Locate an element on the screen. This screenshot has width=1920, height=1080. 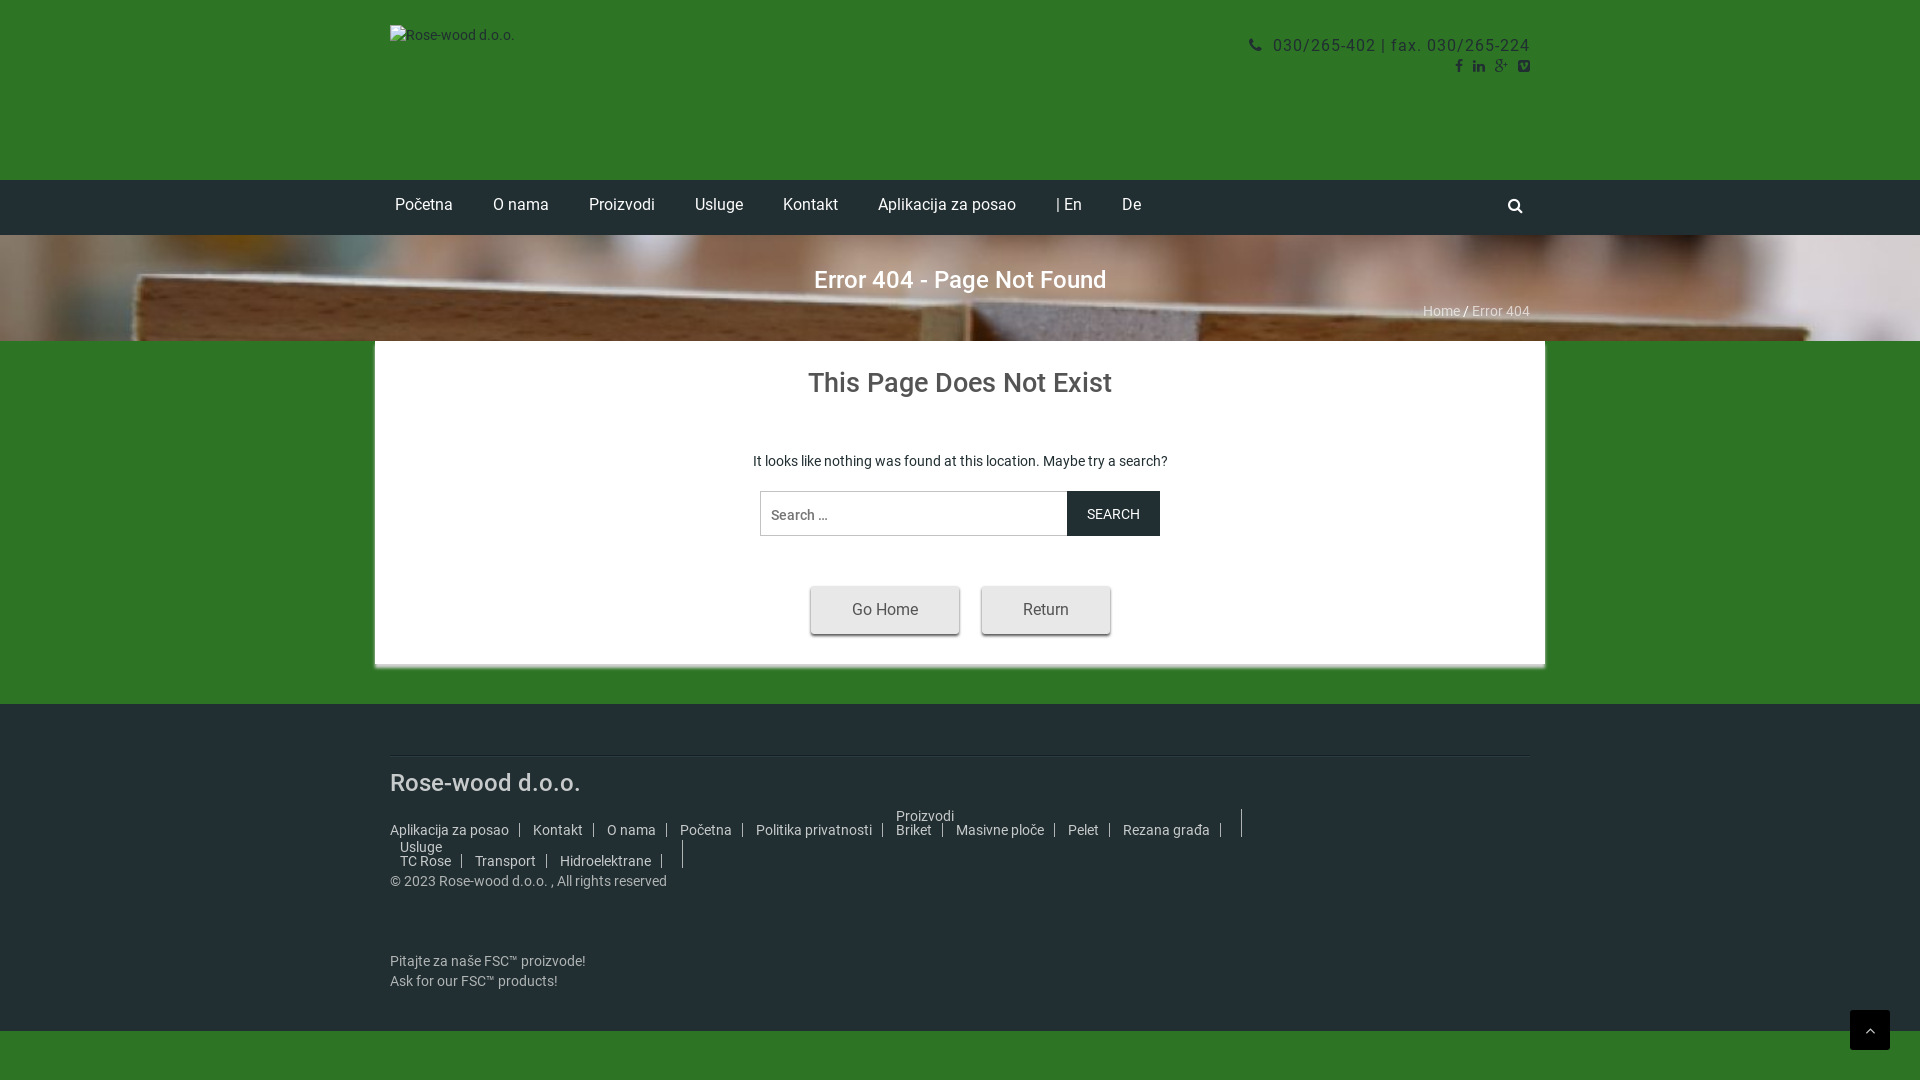
'Facebook' is located at coordinates (1459, 64).